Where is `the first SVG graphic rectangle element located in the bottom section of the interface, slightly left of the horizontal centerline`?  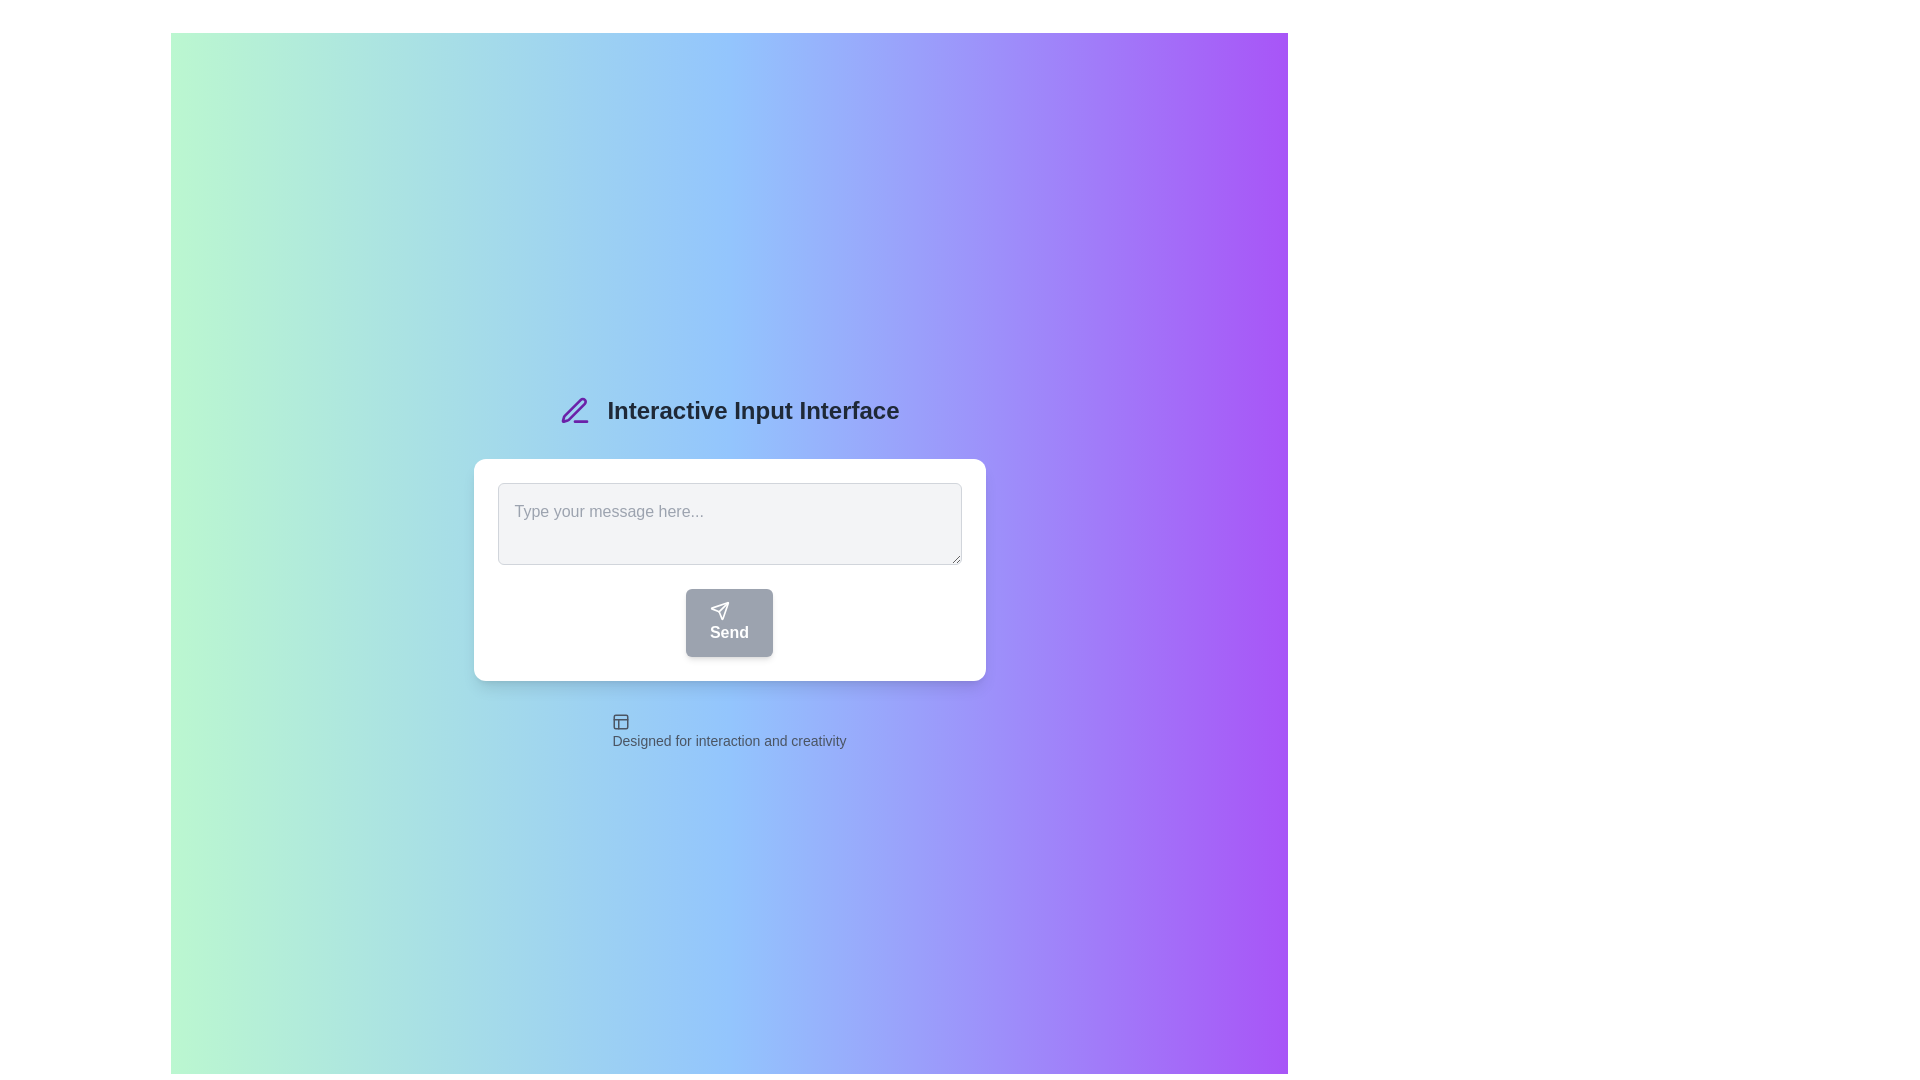
the first SVG graphic rectangle element located in the bottom section of the interface, slightly left of the horizontal centerline is located at coordinates (620, 721).